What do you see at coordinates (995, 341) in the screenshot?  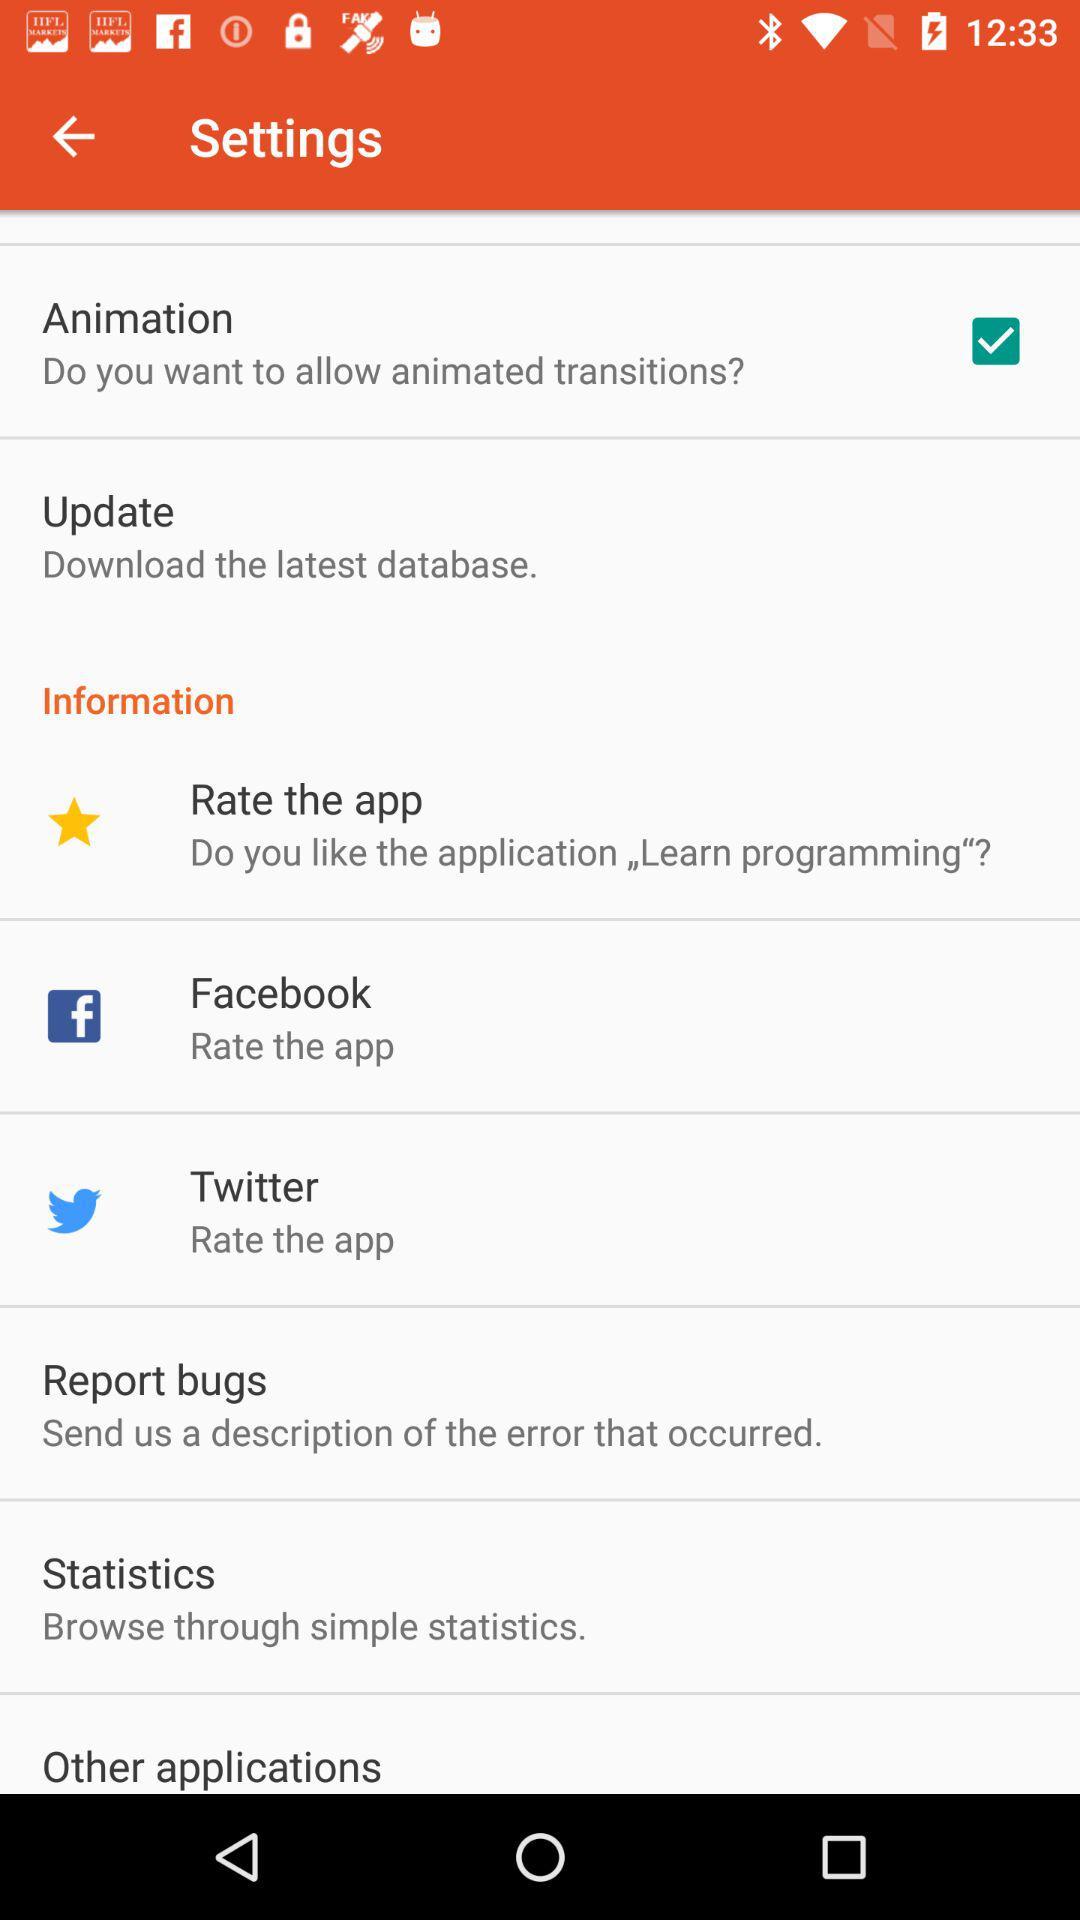 I see `the app to the right of the do you want app` at bounding box center [995, 341].